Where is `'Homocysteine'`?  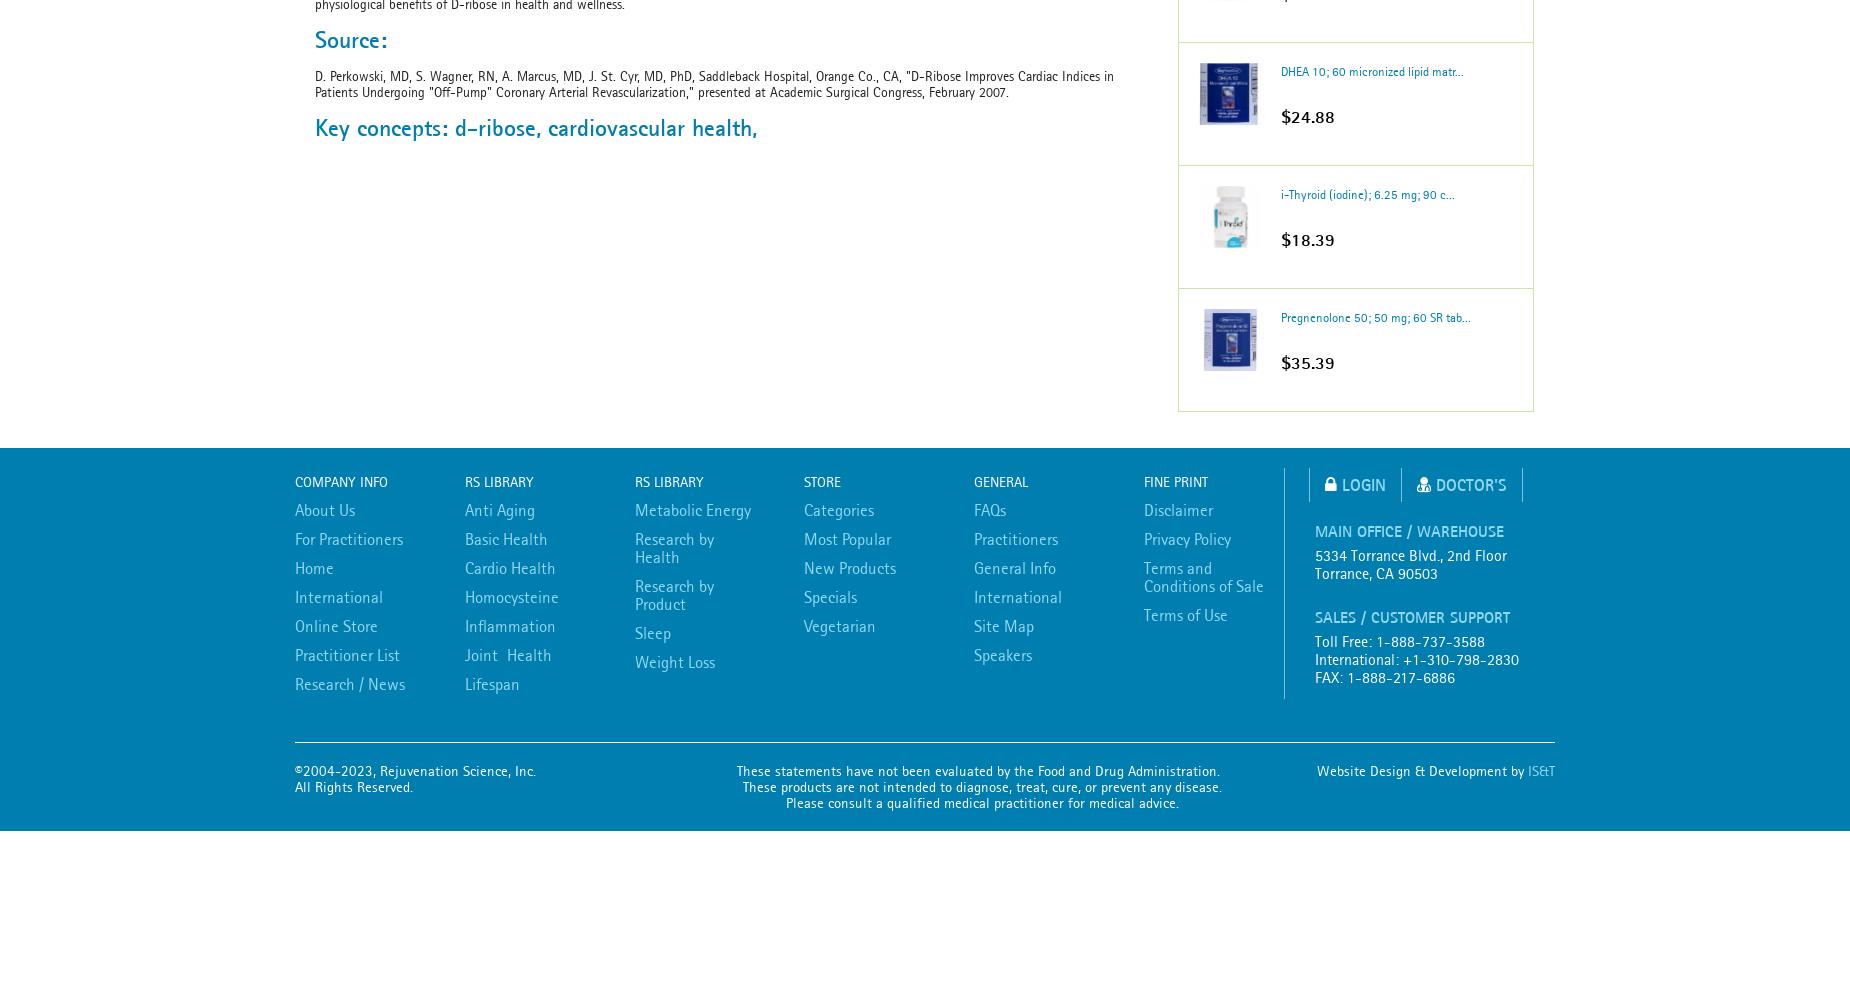 'Homocysteine' is located at coordinates (462, 596).